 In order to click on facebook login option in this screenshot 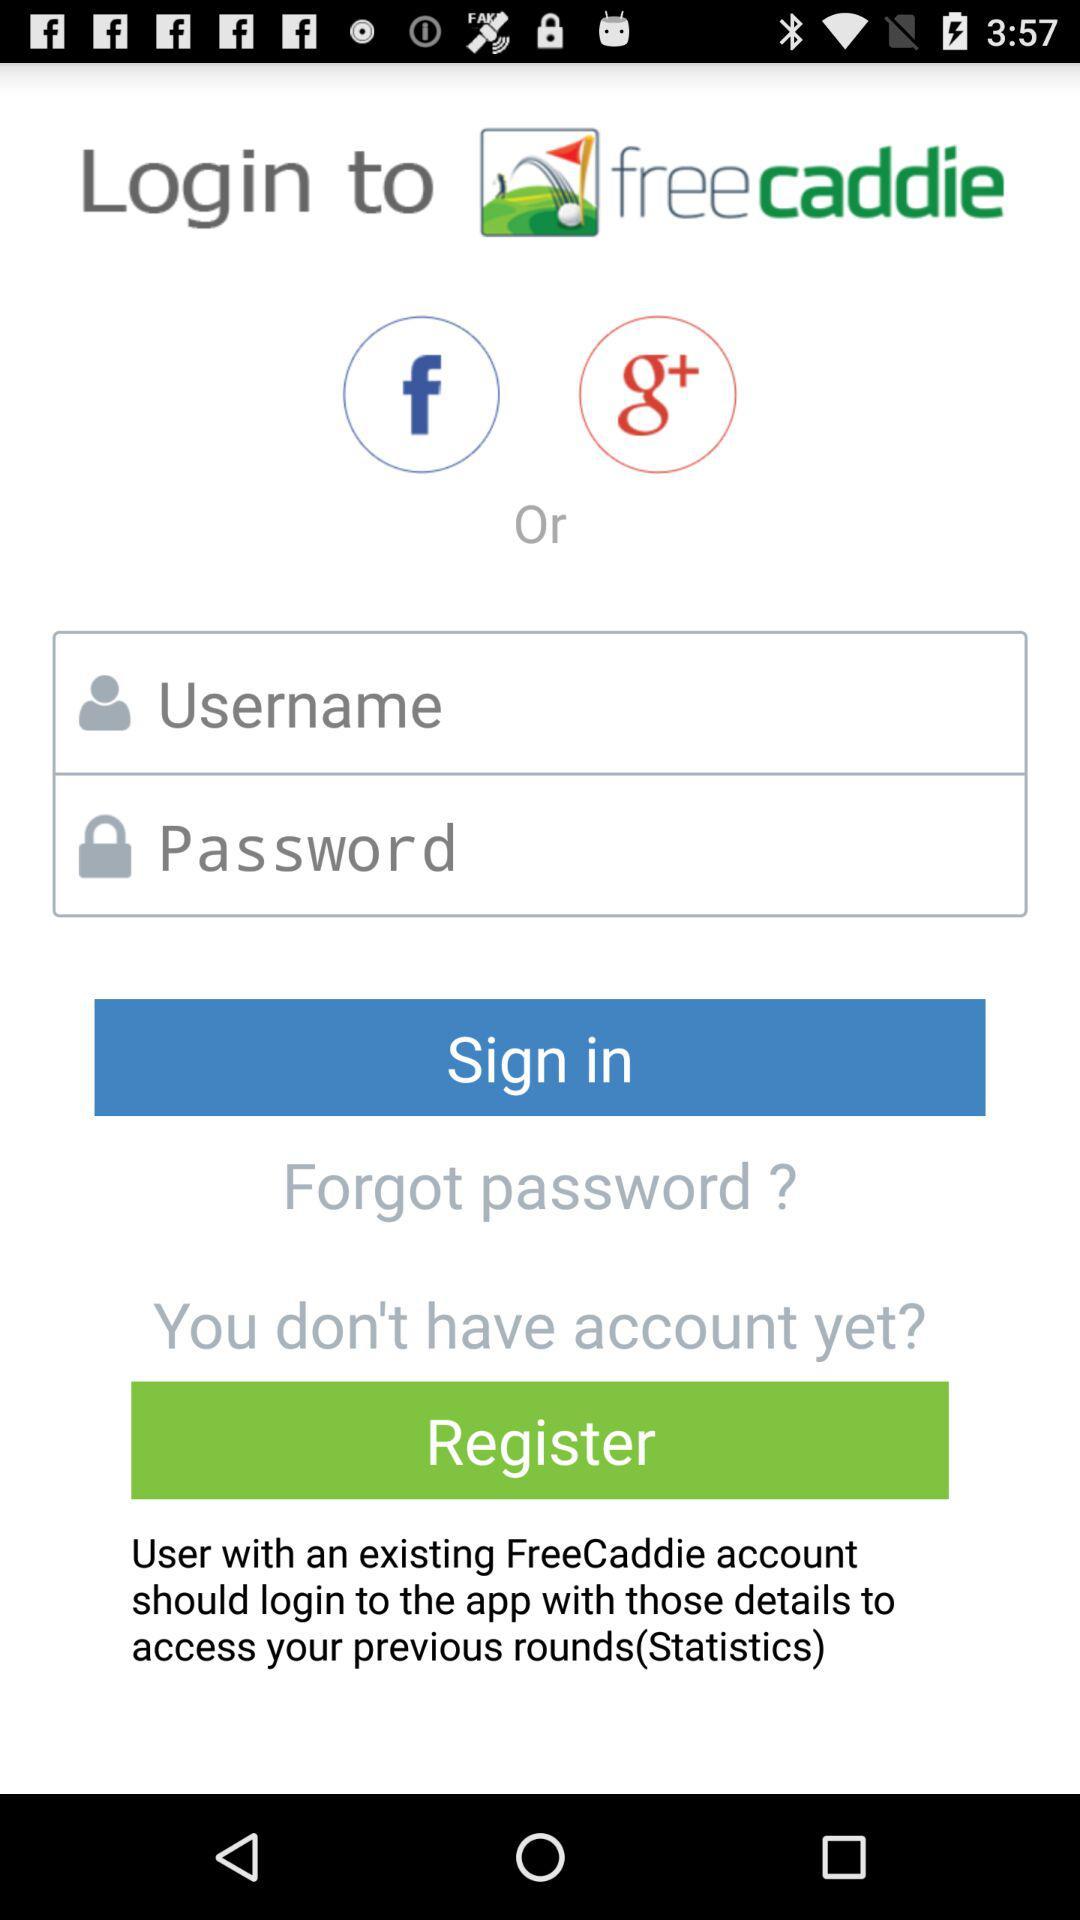, I will do `click(420, 394)`.